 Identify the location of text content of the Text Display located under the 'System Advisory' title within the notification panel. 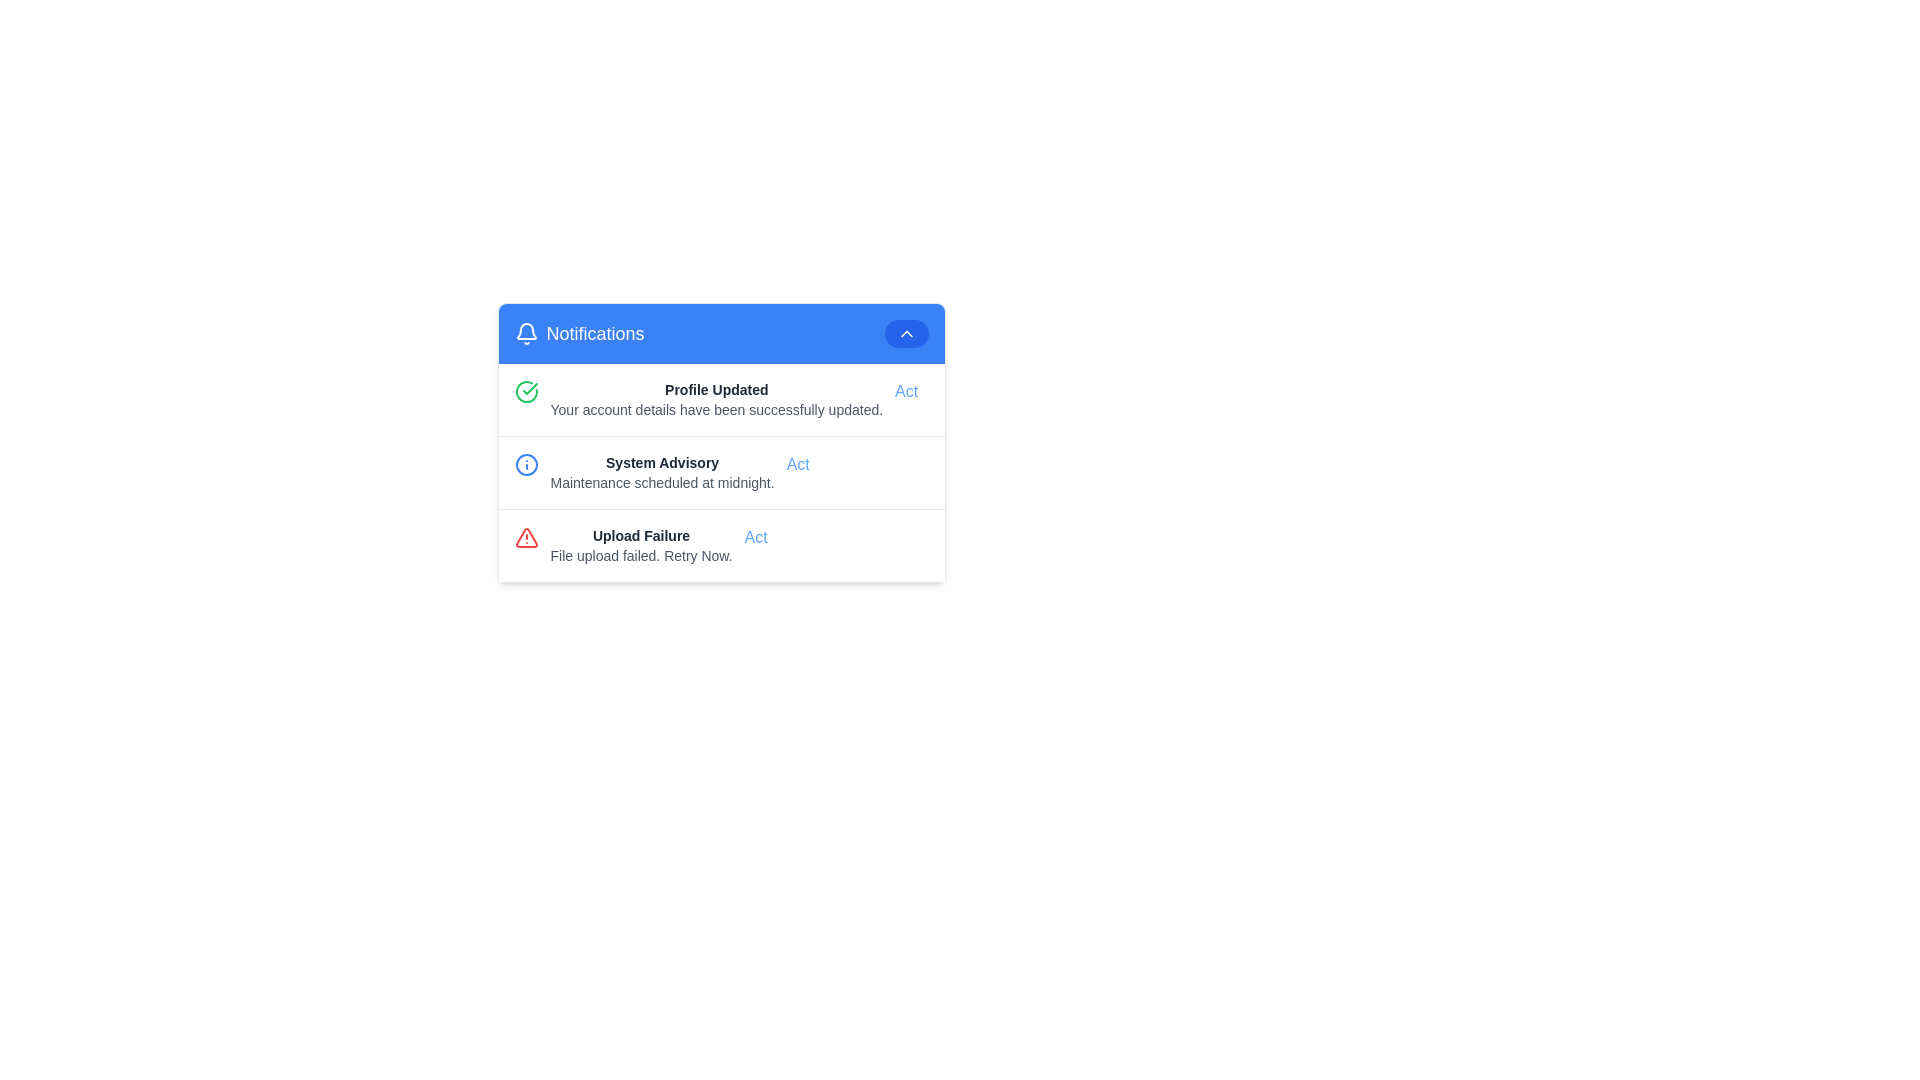
(662, 482).